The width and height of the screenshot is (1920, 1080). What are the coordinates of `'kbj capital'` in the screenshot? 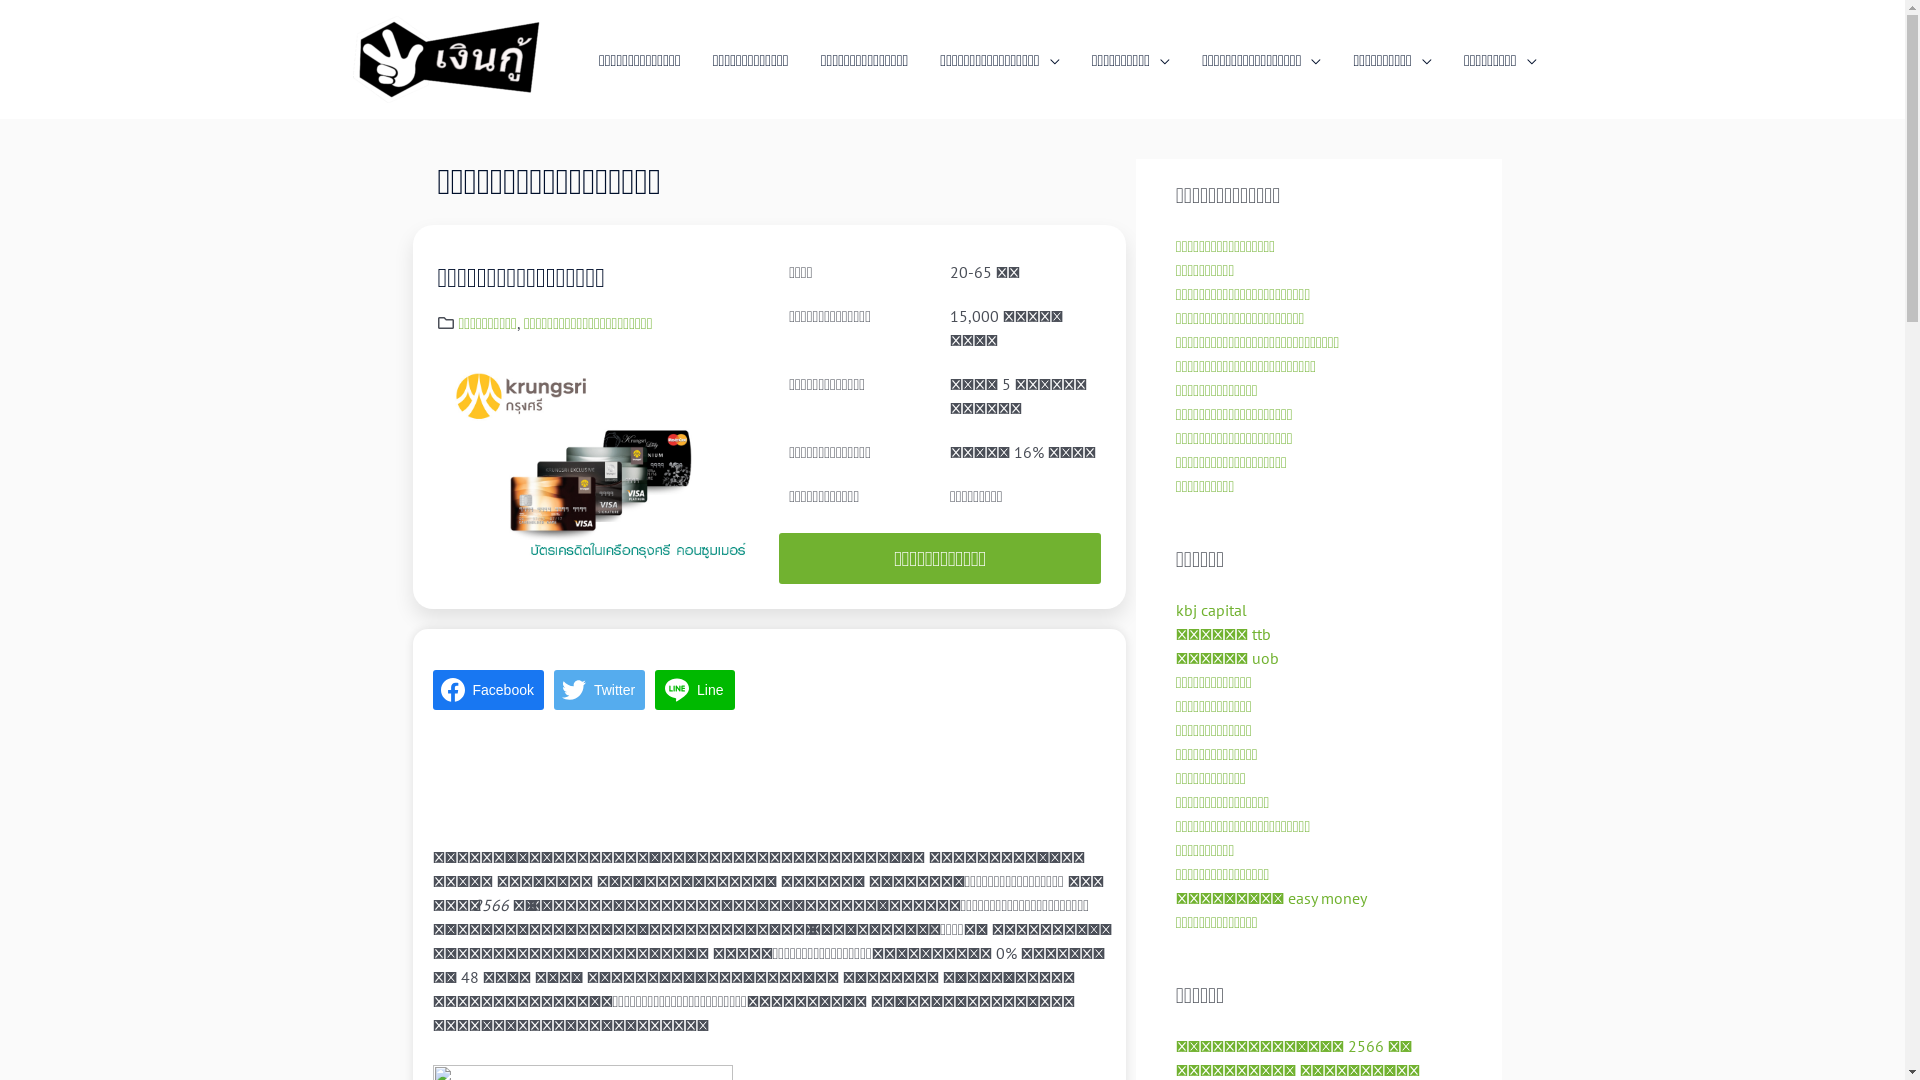 It's located at (1210, 608).